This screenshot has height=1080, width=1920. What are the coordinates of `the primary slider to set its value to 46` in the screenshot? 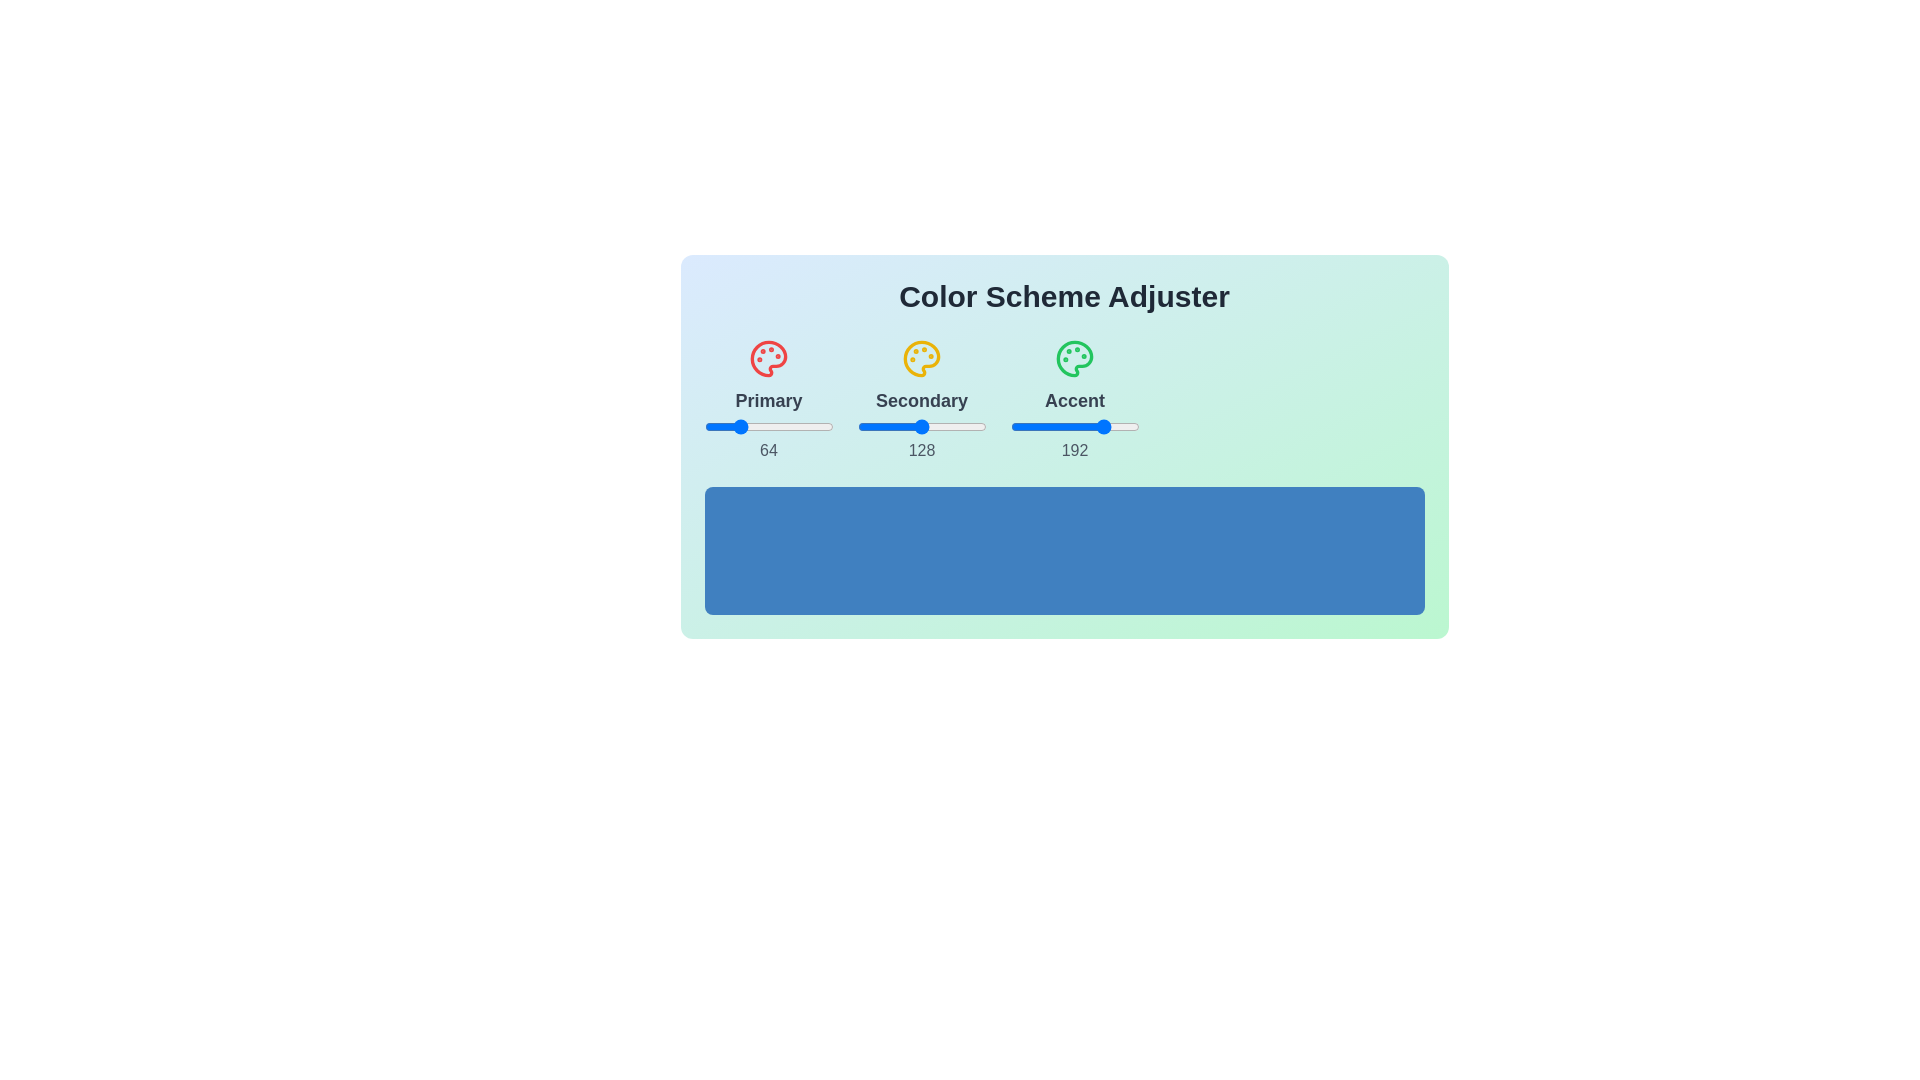 It's located at (726, 426).